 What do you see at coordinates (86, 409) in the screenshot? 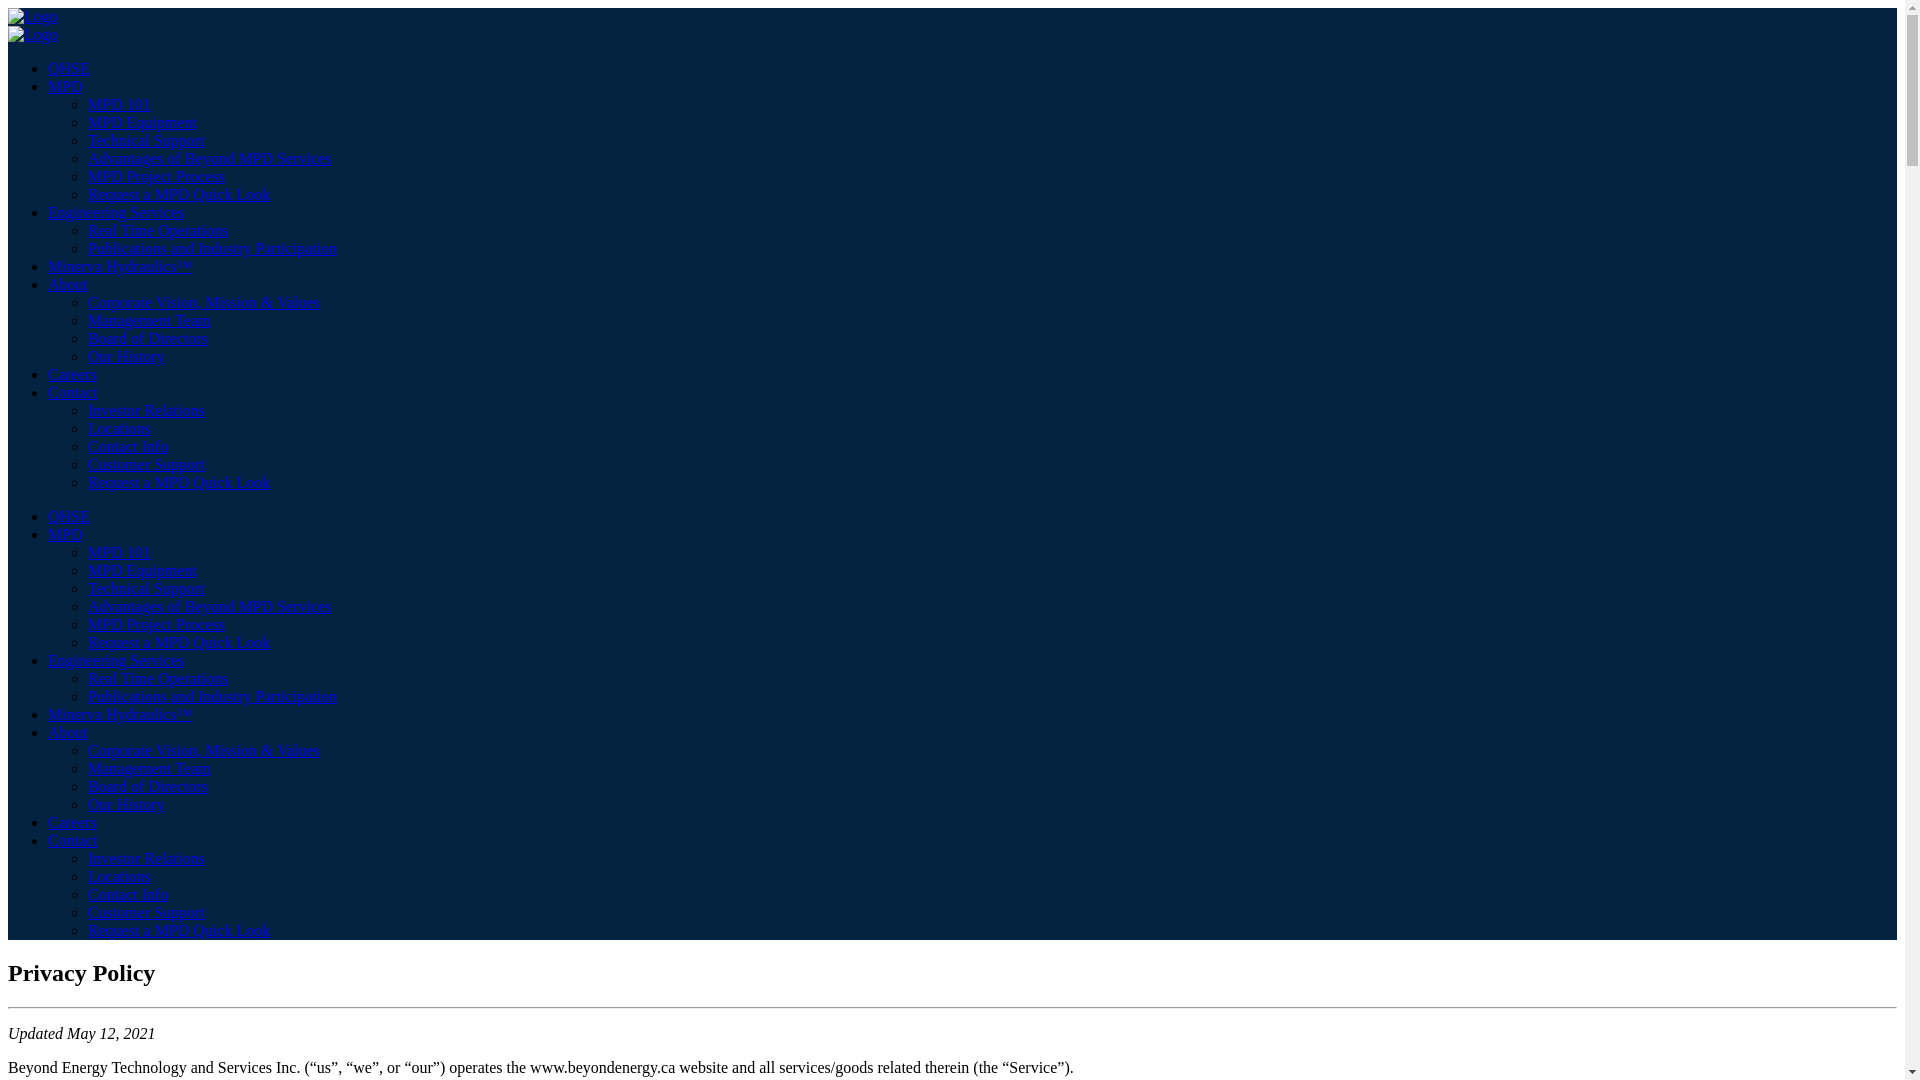
I see `'Investor Relations'` at bounding box center [86, 409].